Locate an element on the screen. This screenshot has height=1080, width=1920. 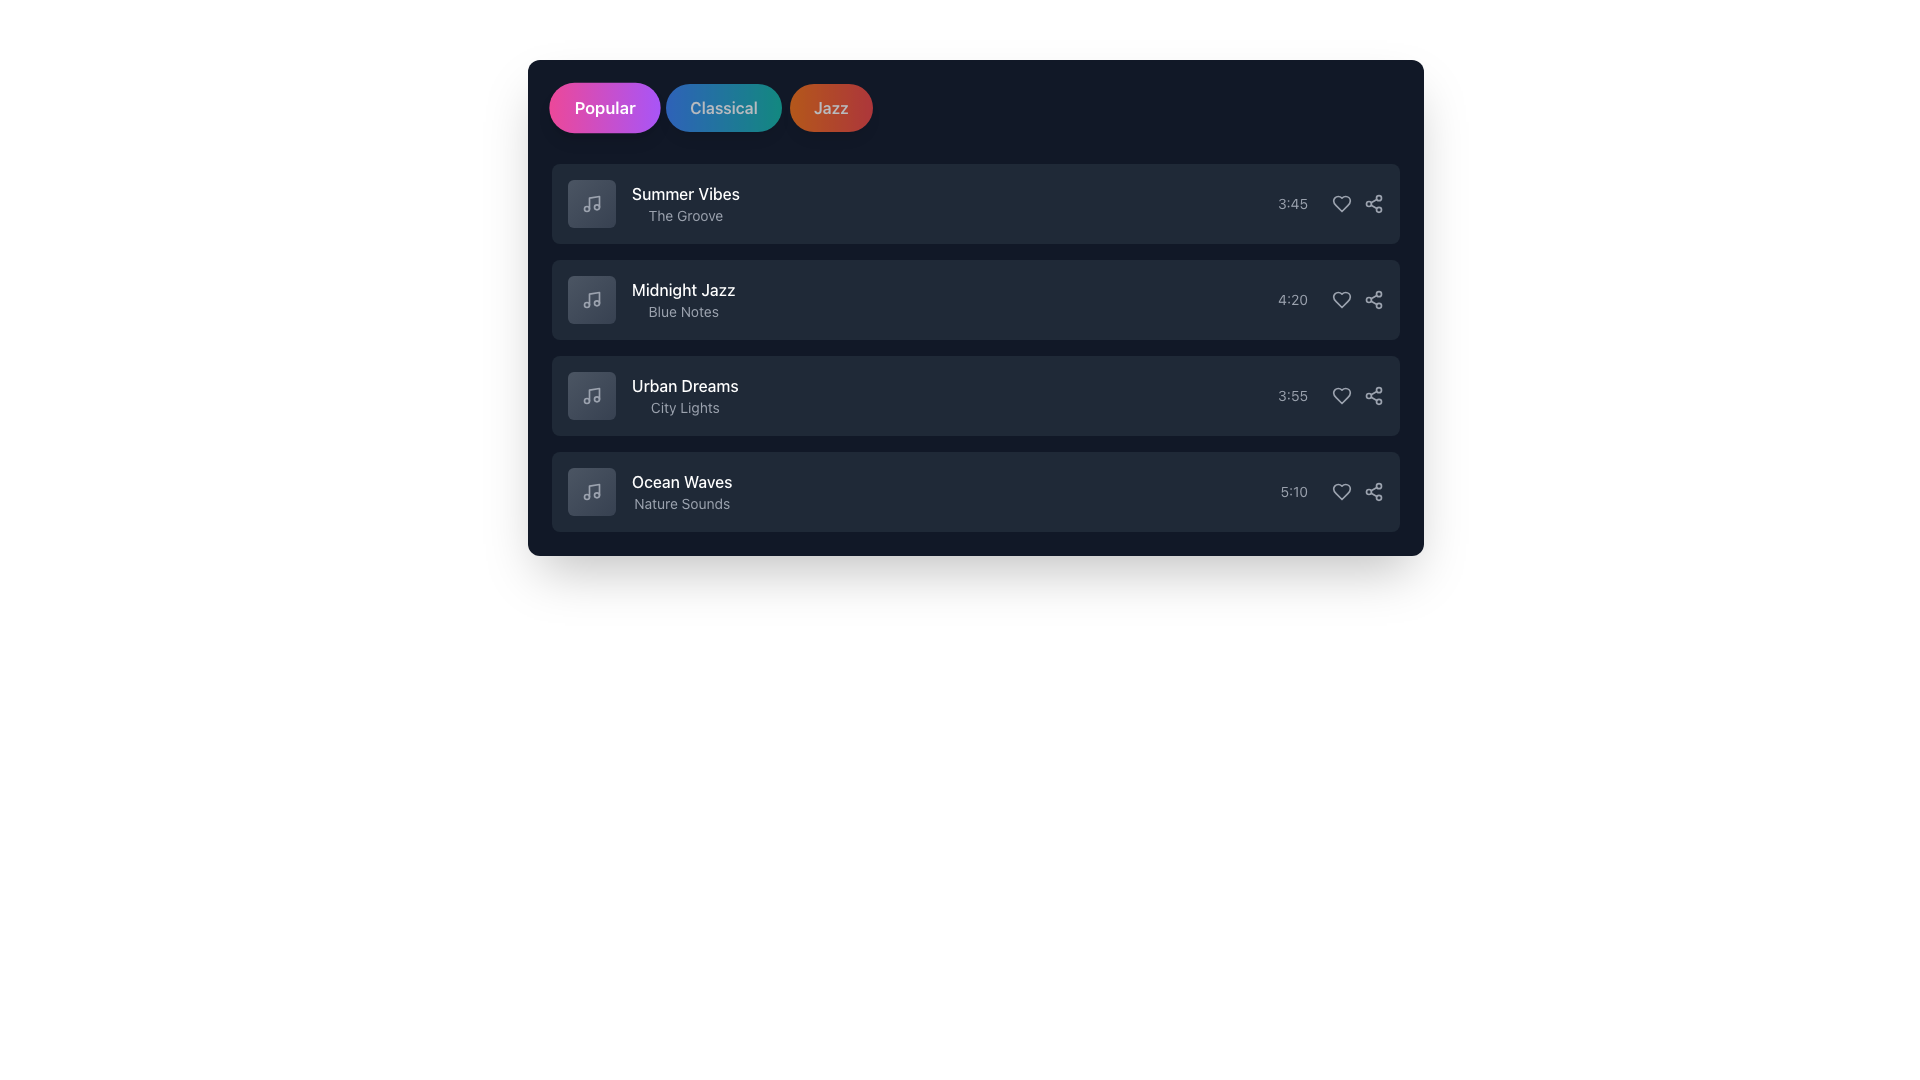
the heart and sharing icons in the bottom-right corner of the 'Ocean Waves - Nature Sounds' track is located at coordinates (1358, 492).